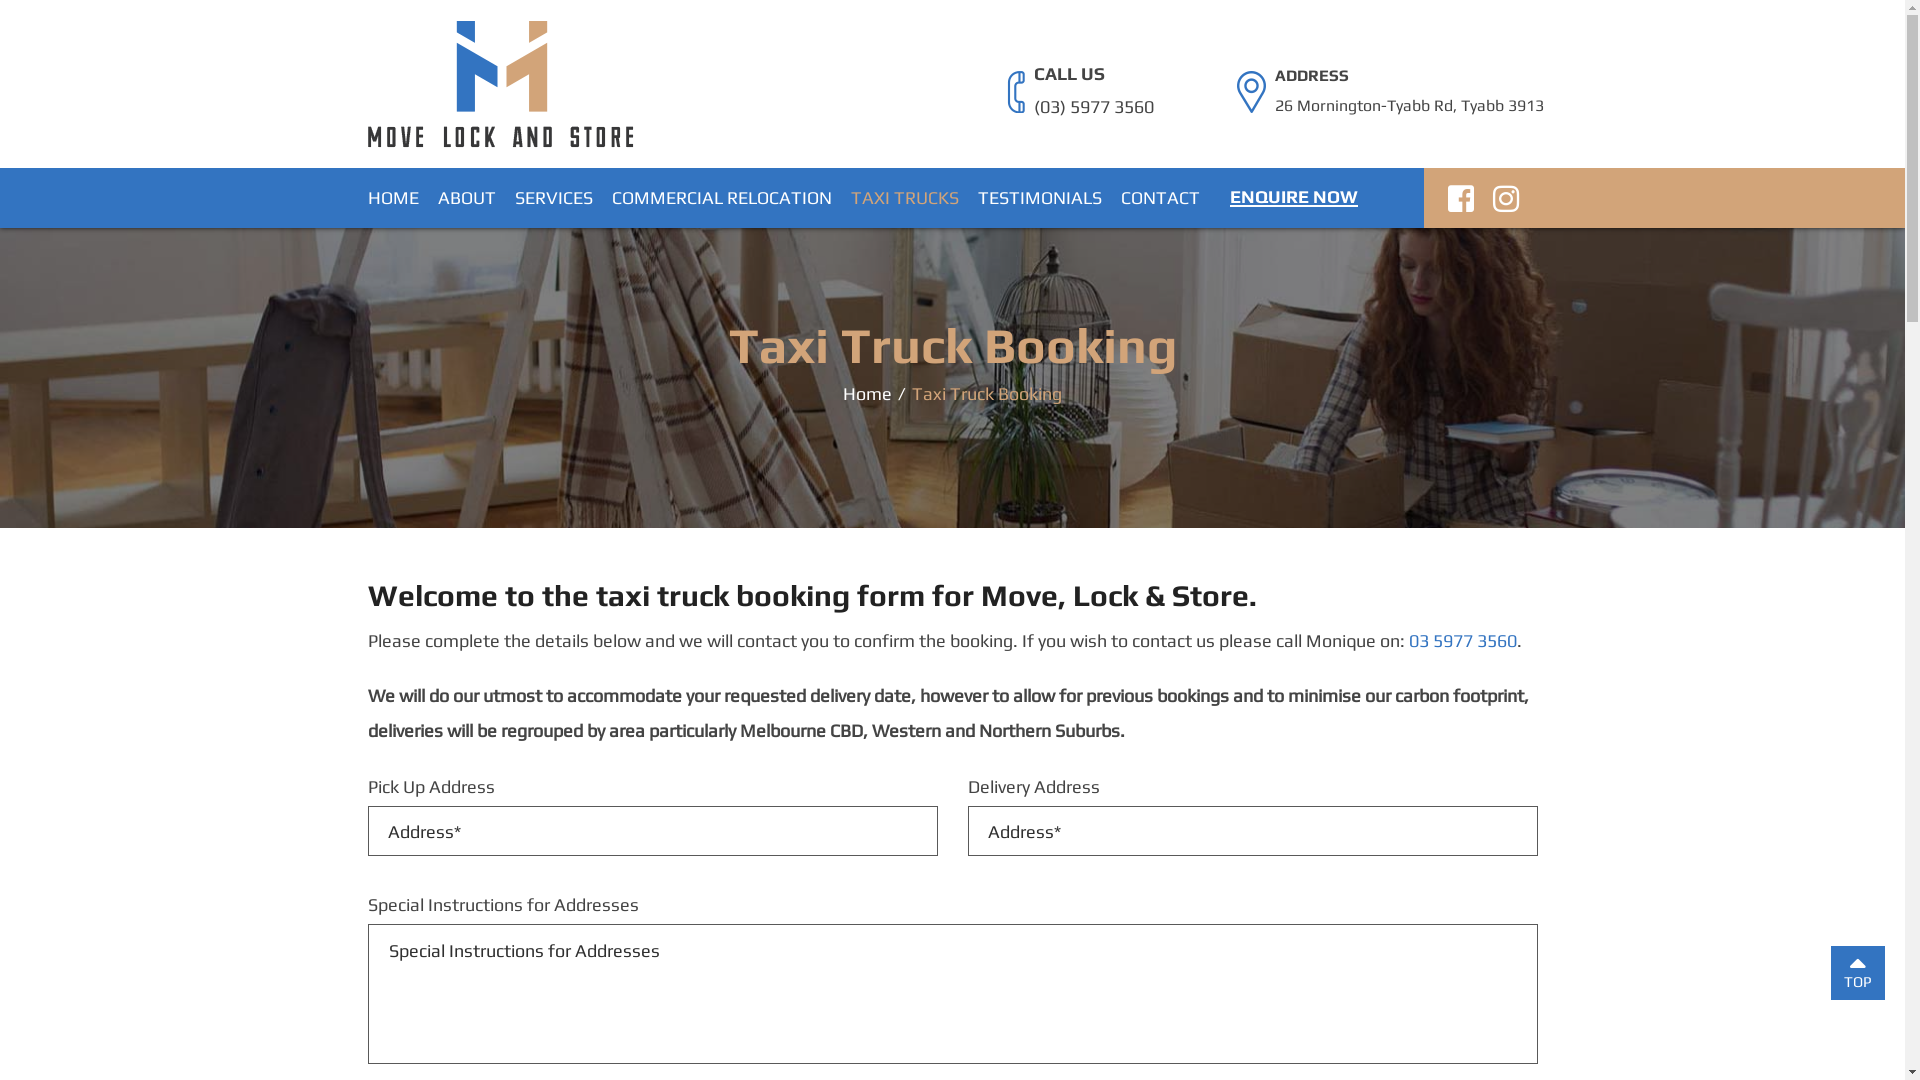 Image resolution: width=1920 pixels, height=1080 pixels. Describe the element at coordinates (393, 197) in the screenshot. I see `'HOME'` at that location.